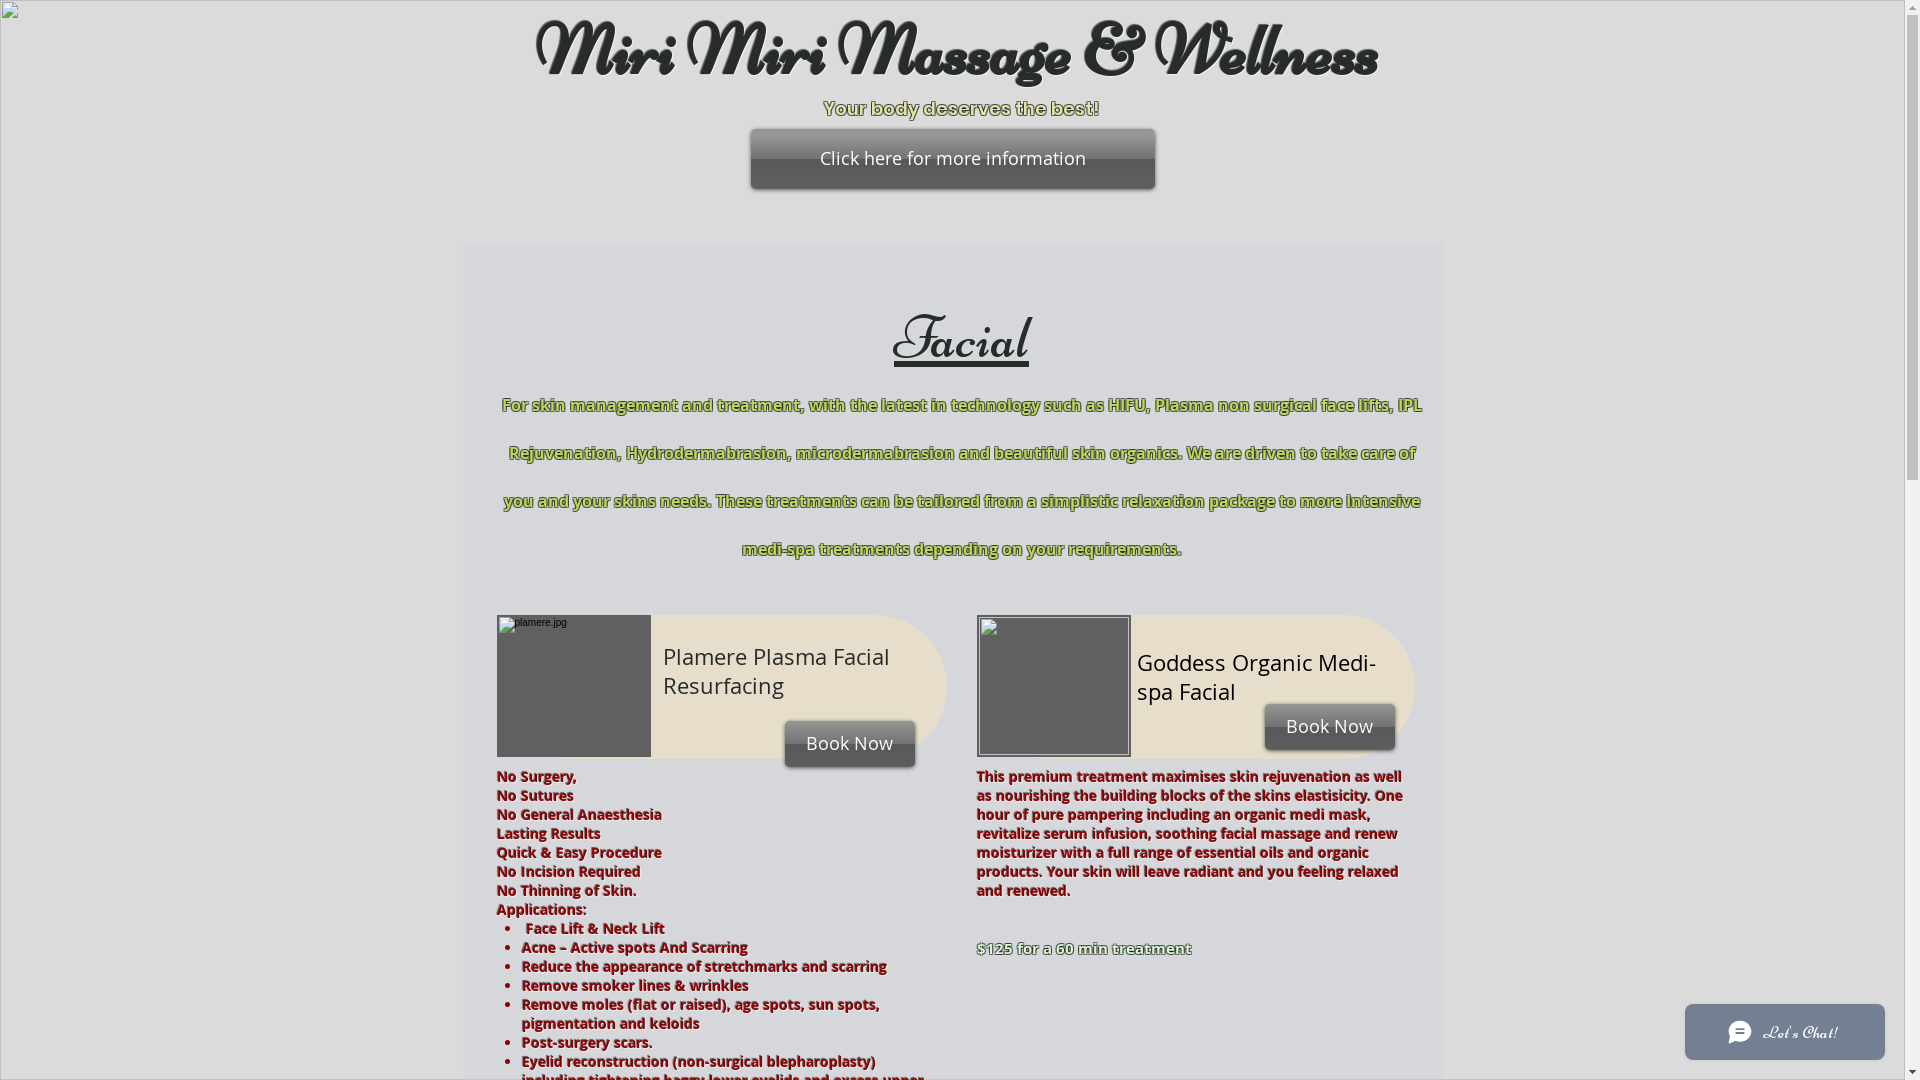  Describe the element at coordinates (849, 744) in the screenshot. I see `'Book Now'` at that location.